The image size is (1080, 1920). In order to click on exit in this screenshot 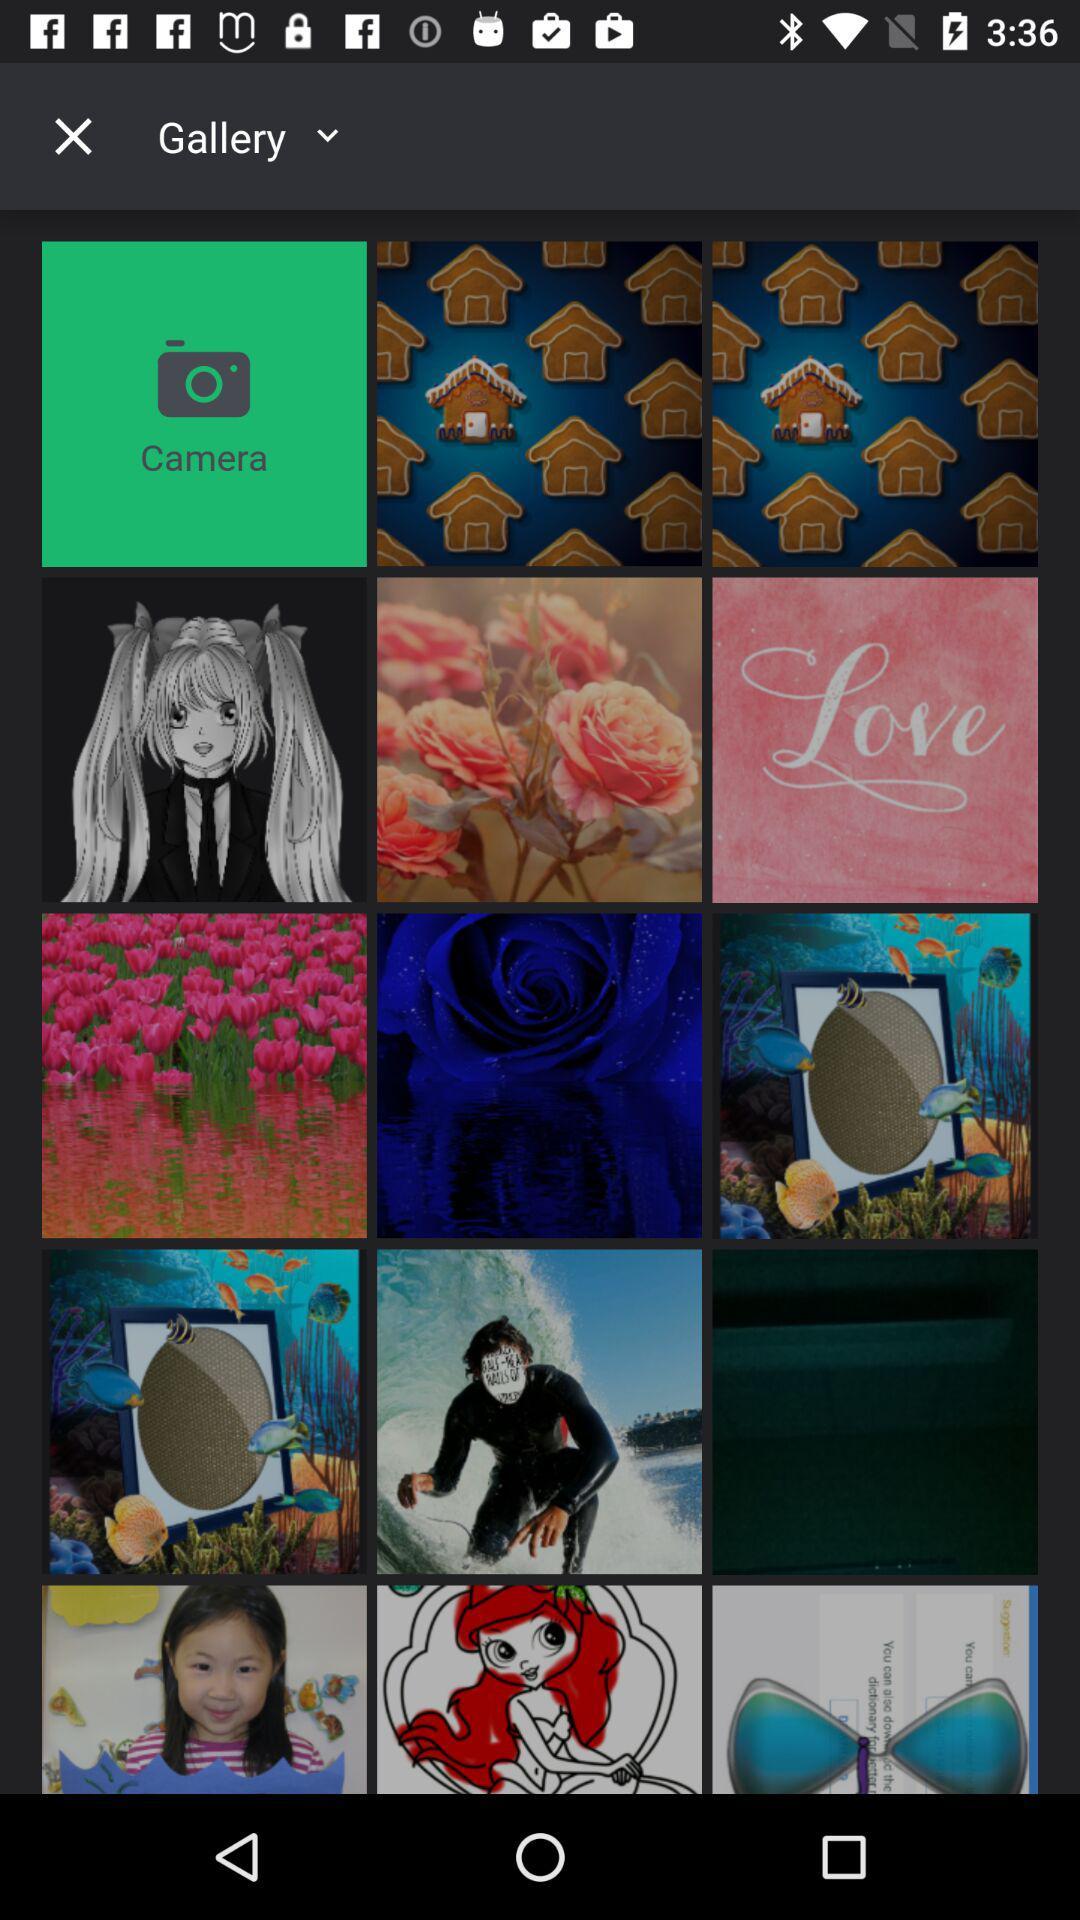, I will do `click(72, 135)`.